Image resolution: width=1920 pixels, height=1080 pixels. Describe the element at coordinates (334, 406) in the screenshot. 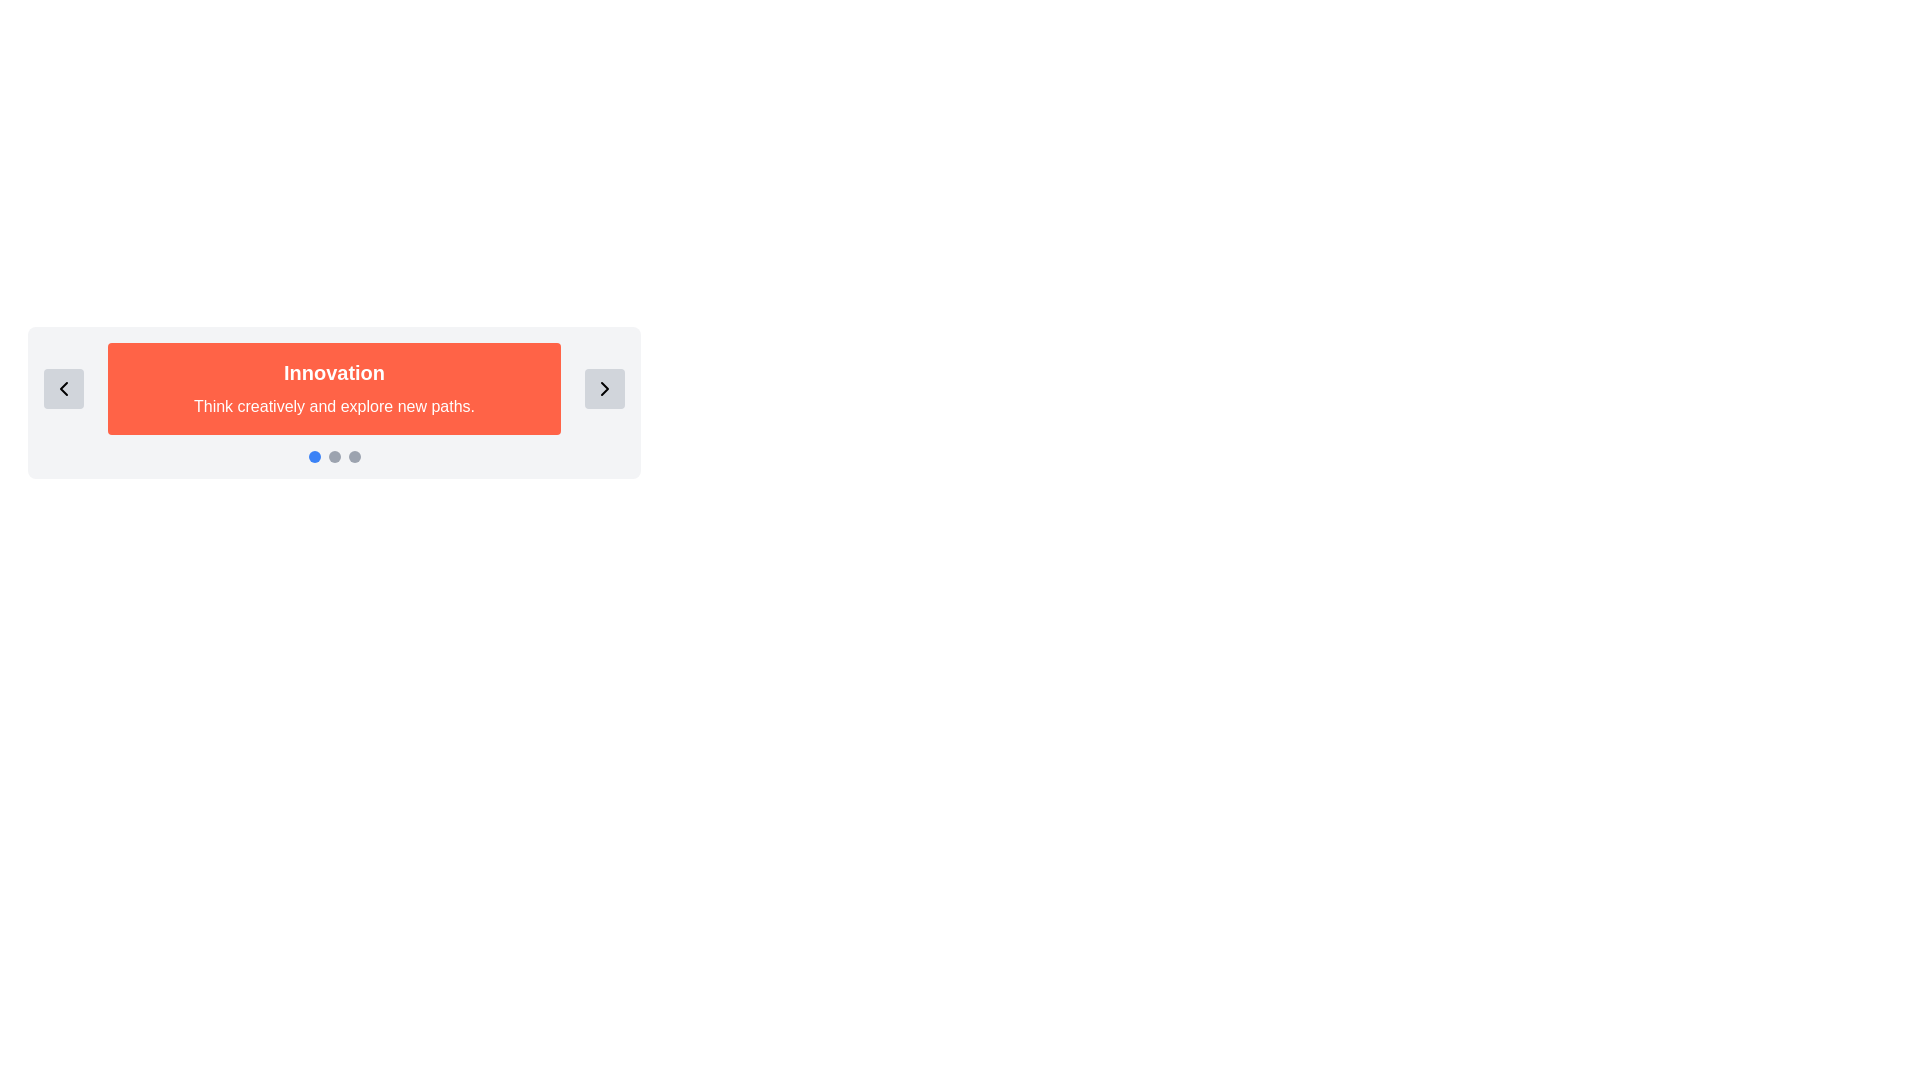

I see `the static text element displaying 'Think creatively and explore new paths.' which is centered within an orange rectangular background, located below the bold text 'Innovation'` at that location.